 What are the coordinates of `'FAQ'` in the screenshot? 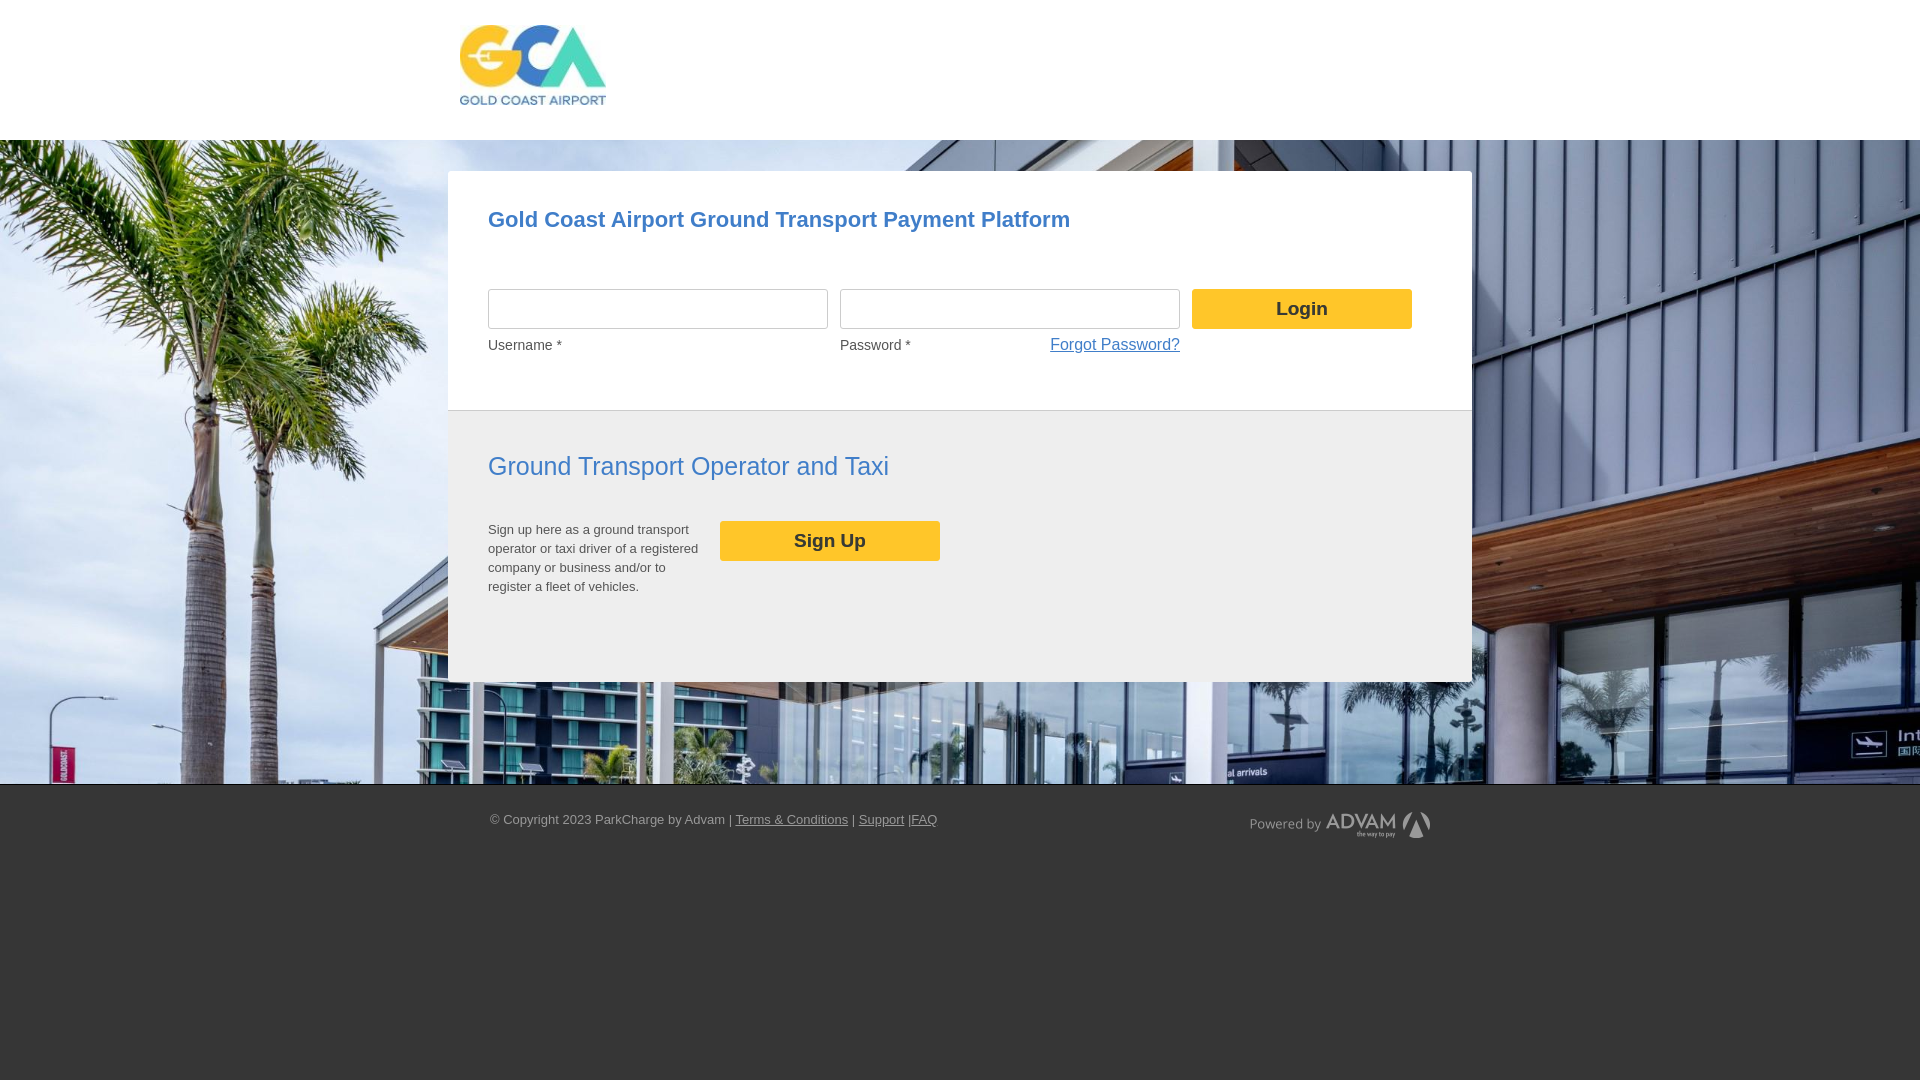 It's located at (923, 819).